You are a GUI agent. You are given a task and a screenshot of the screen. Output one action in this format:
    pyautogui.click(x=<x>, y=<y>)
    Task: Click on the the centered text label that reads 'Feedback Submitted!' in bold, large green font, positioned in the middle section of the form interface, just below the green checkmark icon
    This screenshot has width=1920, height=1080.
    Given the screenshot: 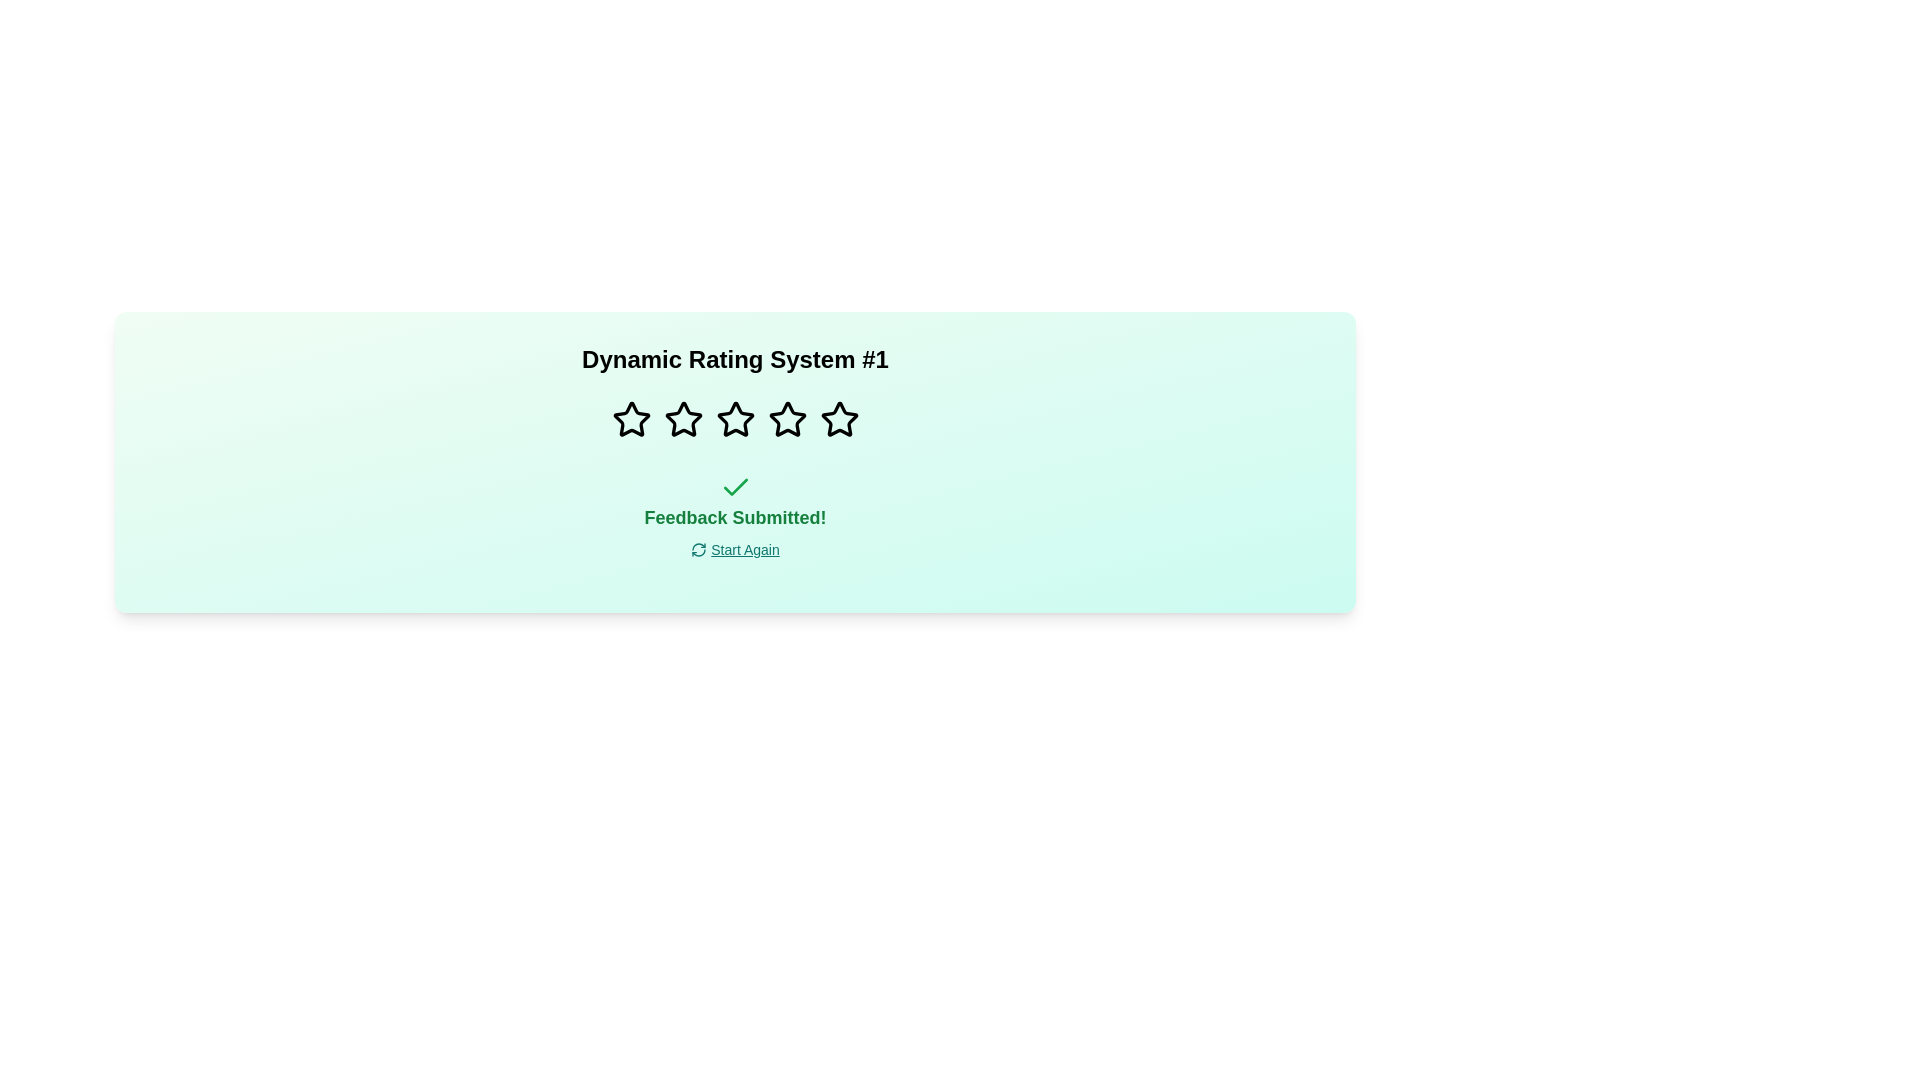 What is the action you would take?
    pyautogui.click(x=734, y=516)
    